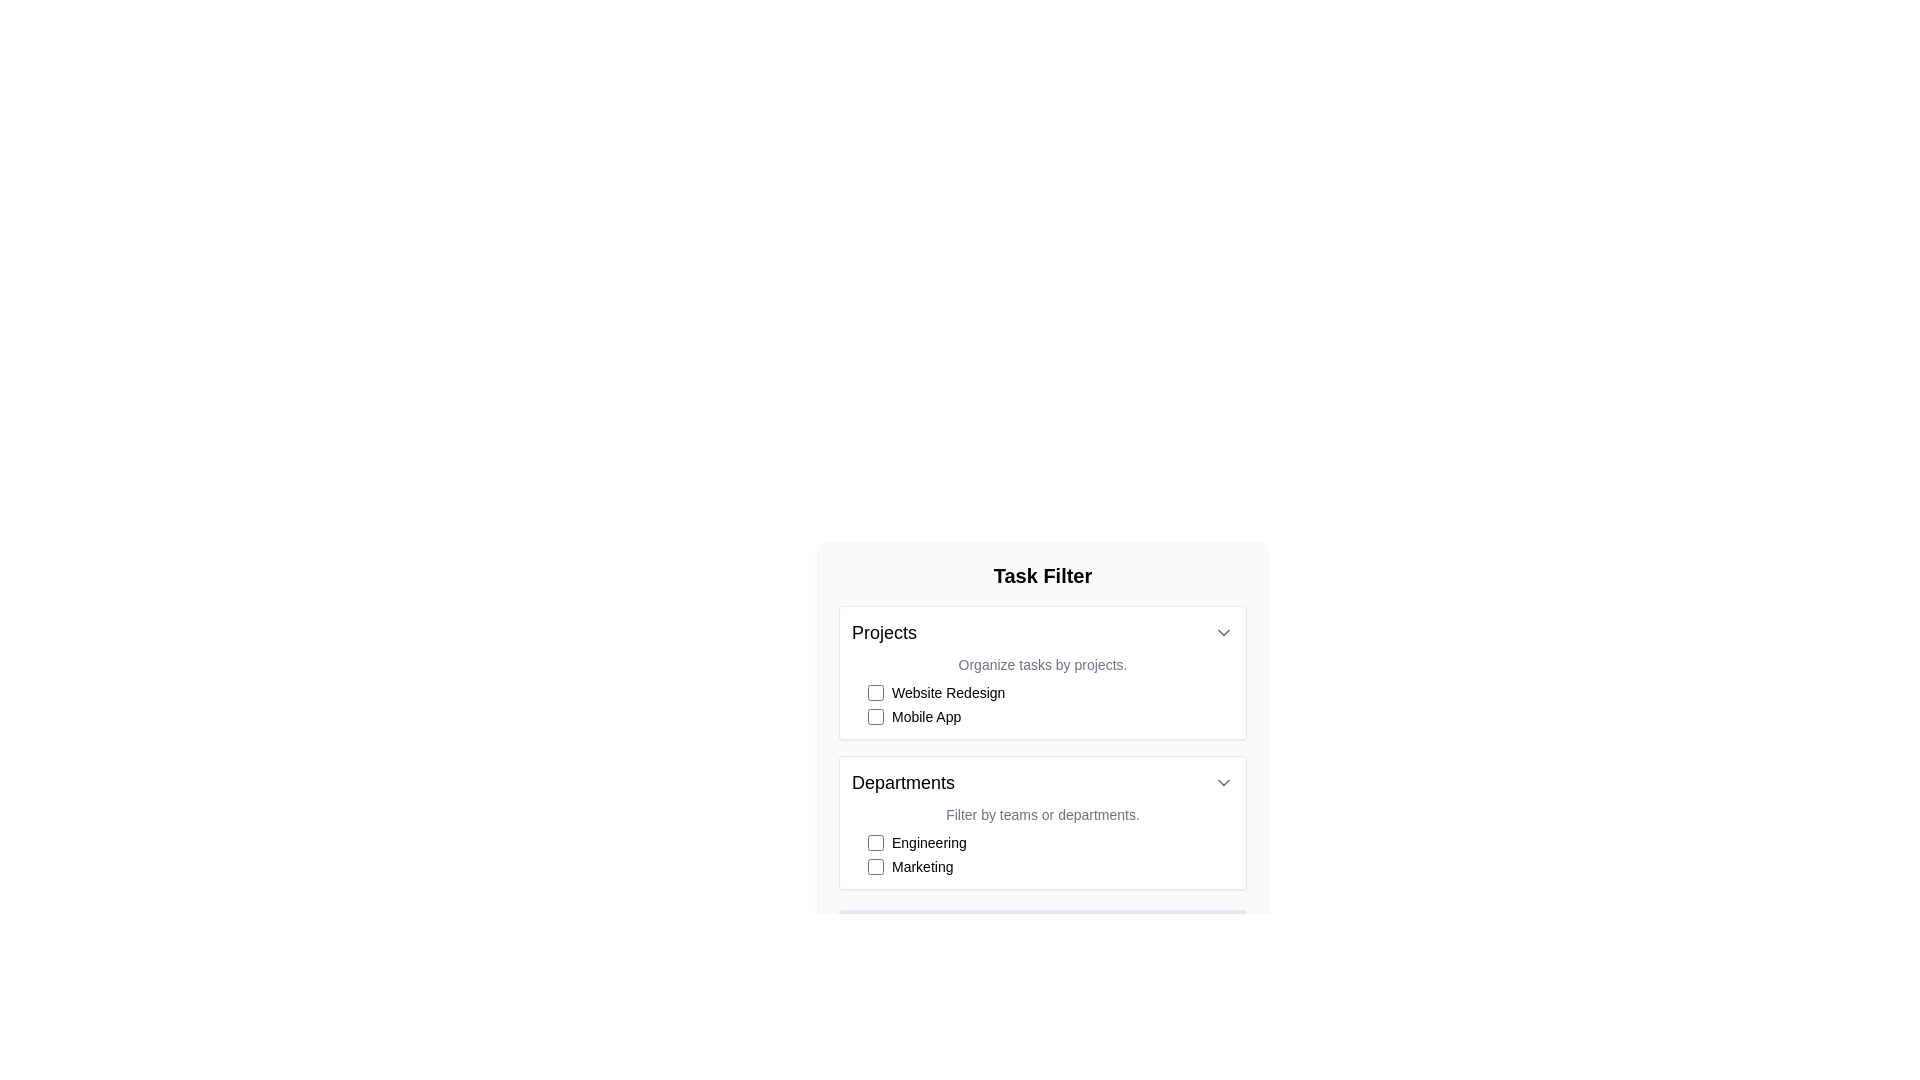  Describe the element at coordinates (875, 843) in the screenshot. I see `the checkbox for the 'Engineering' department` at that location.